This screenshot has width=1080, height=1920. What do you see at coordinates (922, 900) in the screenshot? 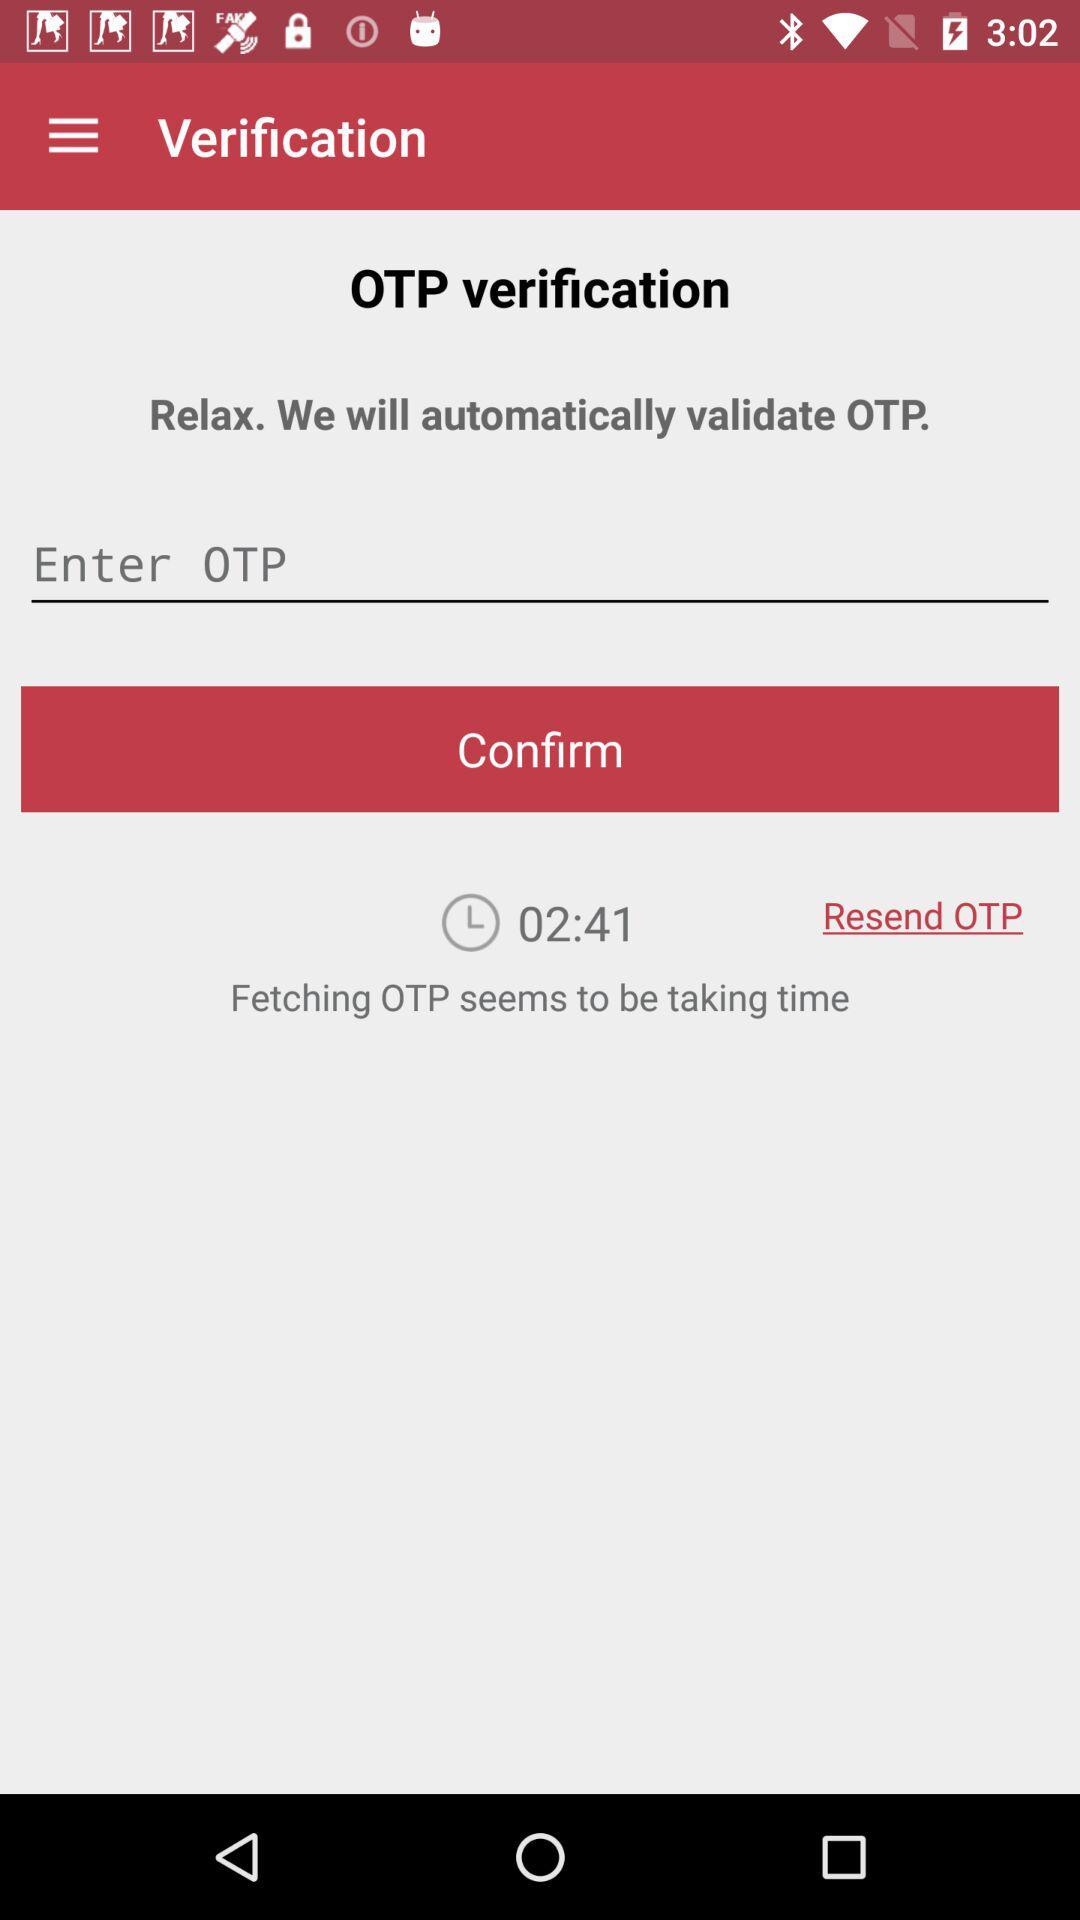
I see `the icon next to 02:40` at bounding box center [922, 900].